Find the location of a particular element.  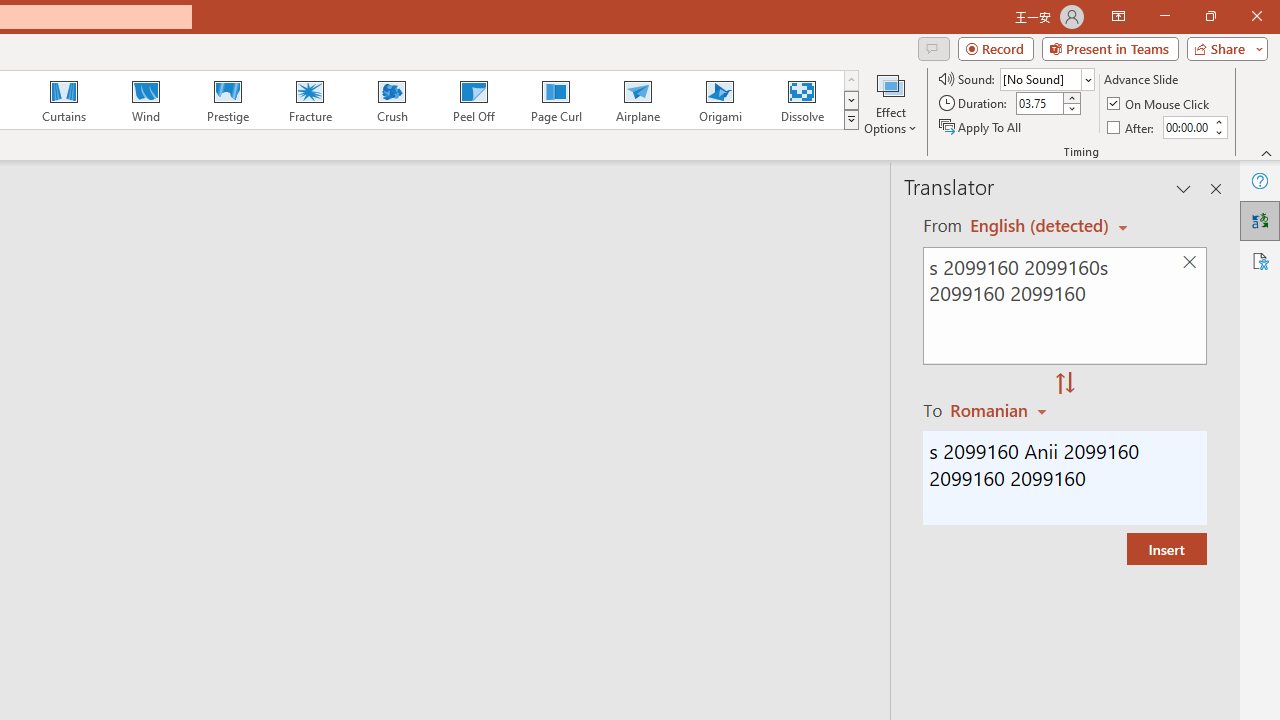

'Peel Off' is located at coordinates (472, 100).